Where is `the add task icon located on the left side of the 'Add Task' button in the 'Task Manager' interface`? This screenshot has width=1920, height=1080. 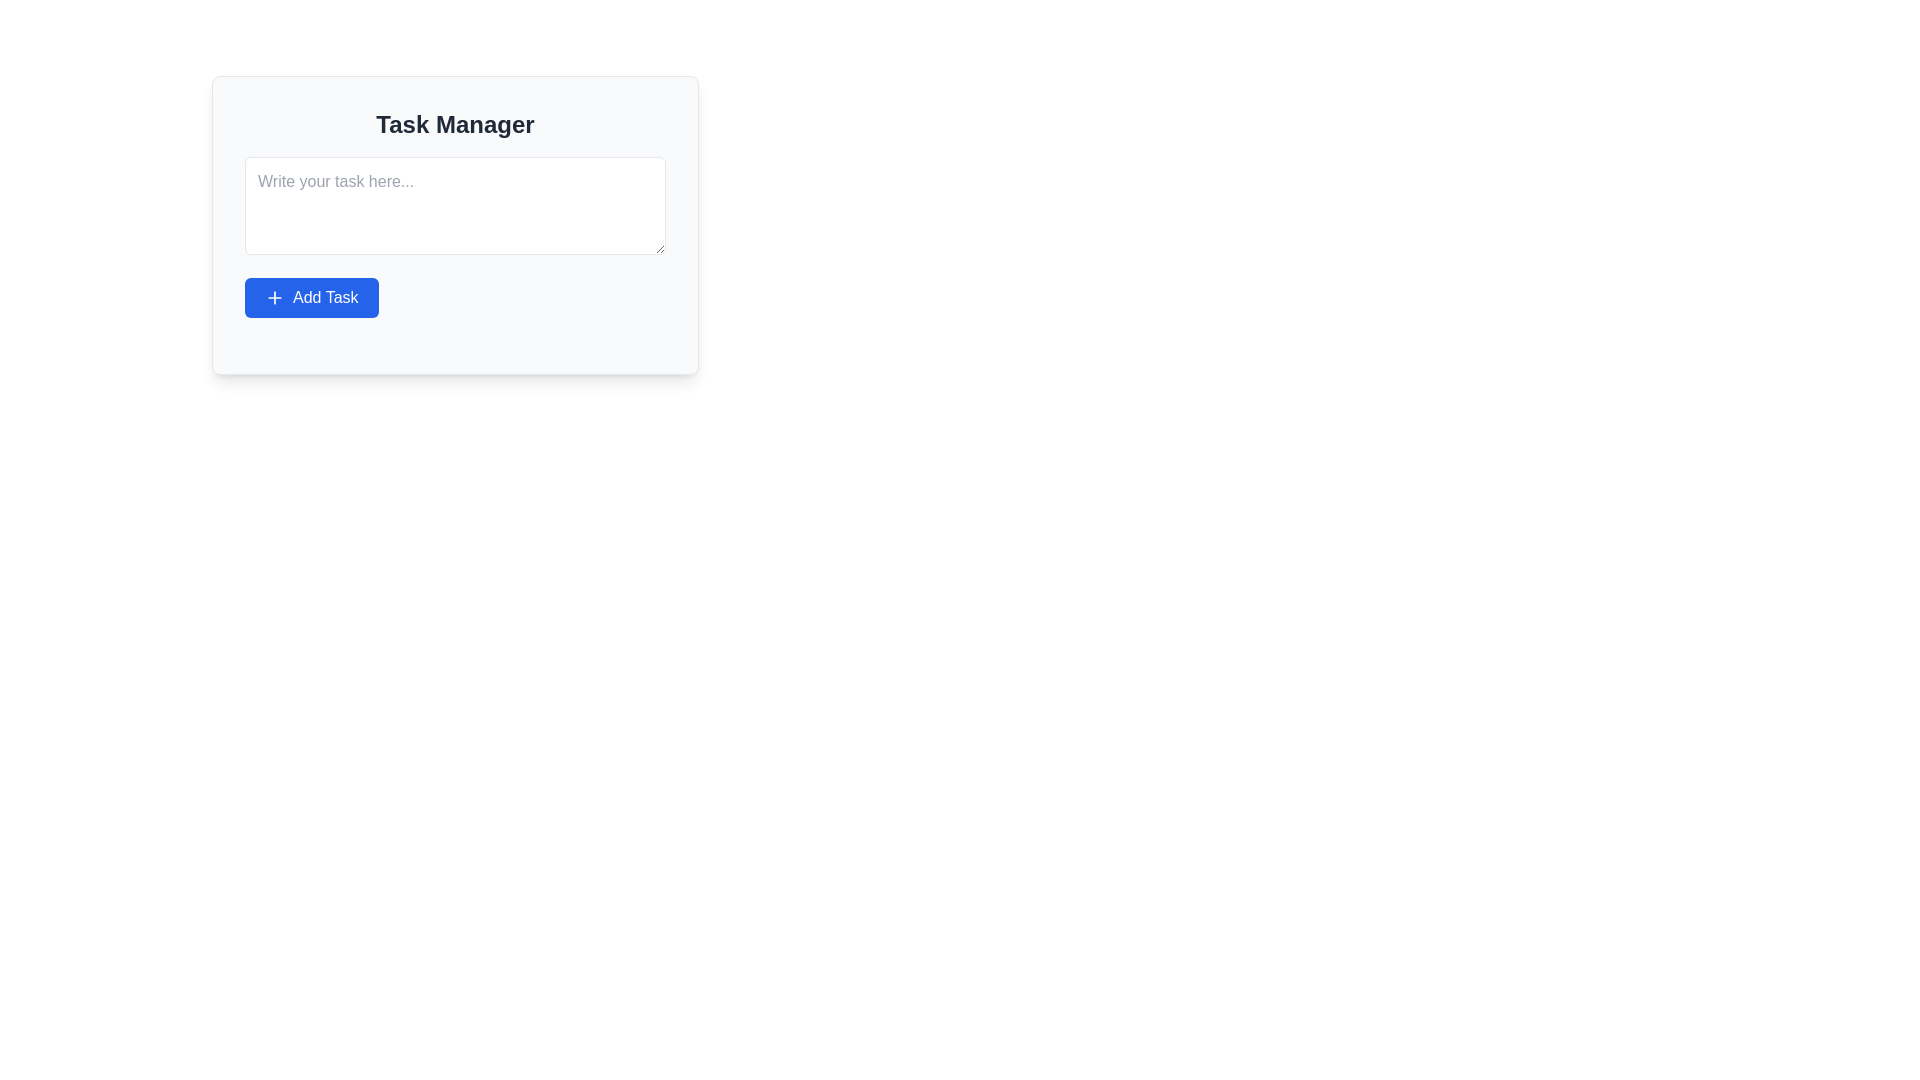
the add task icon located on the left side of the 'Add Task' button in the 'Task Manager' interface is located at coordinates (273, 297).